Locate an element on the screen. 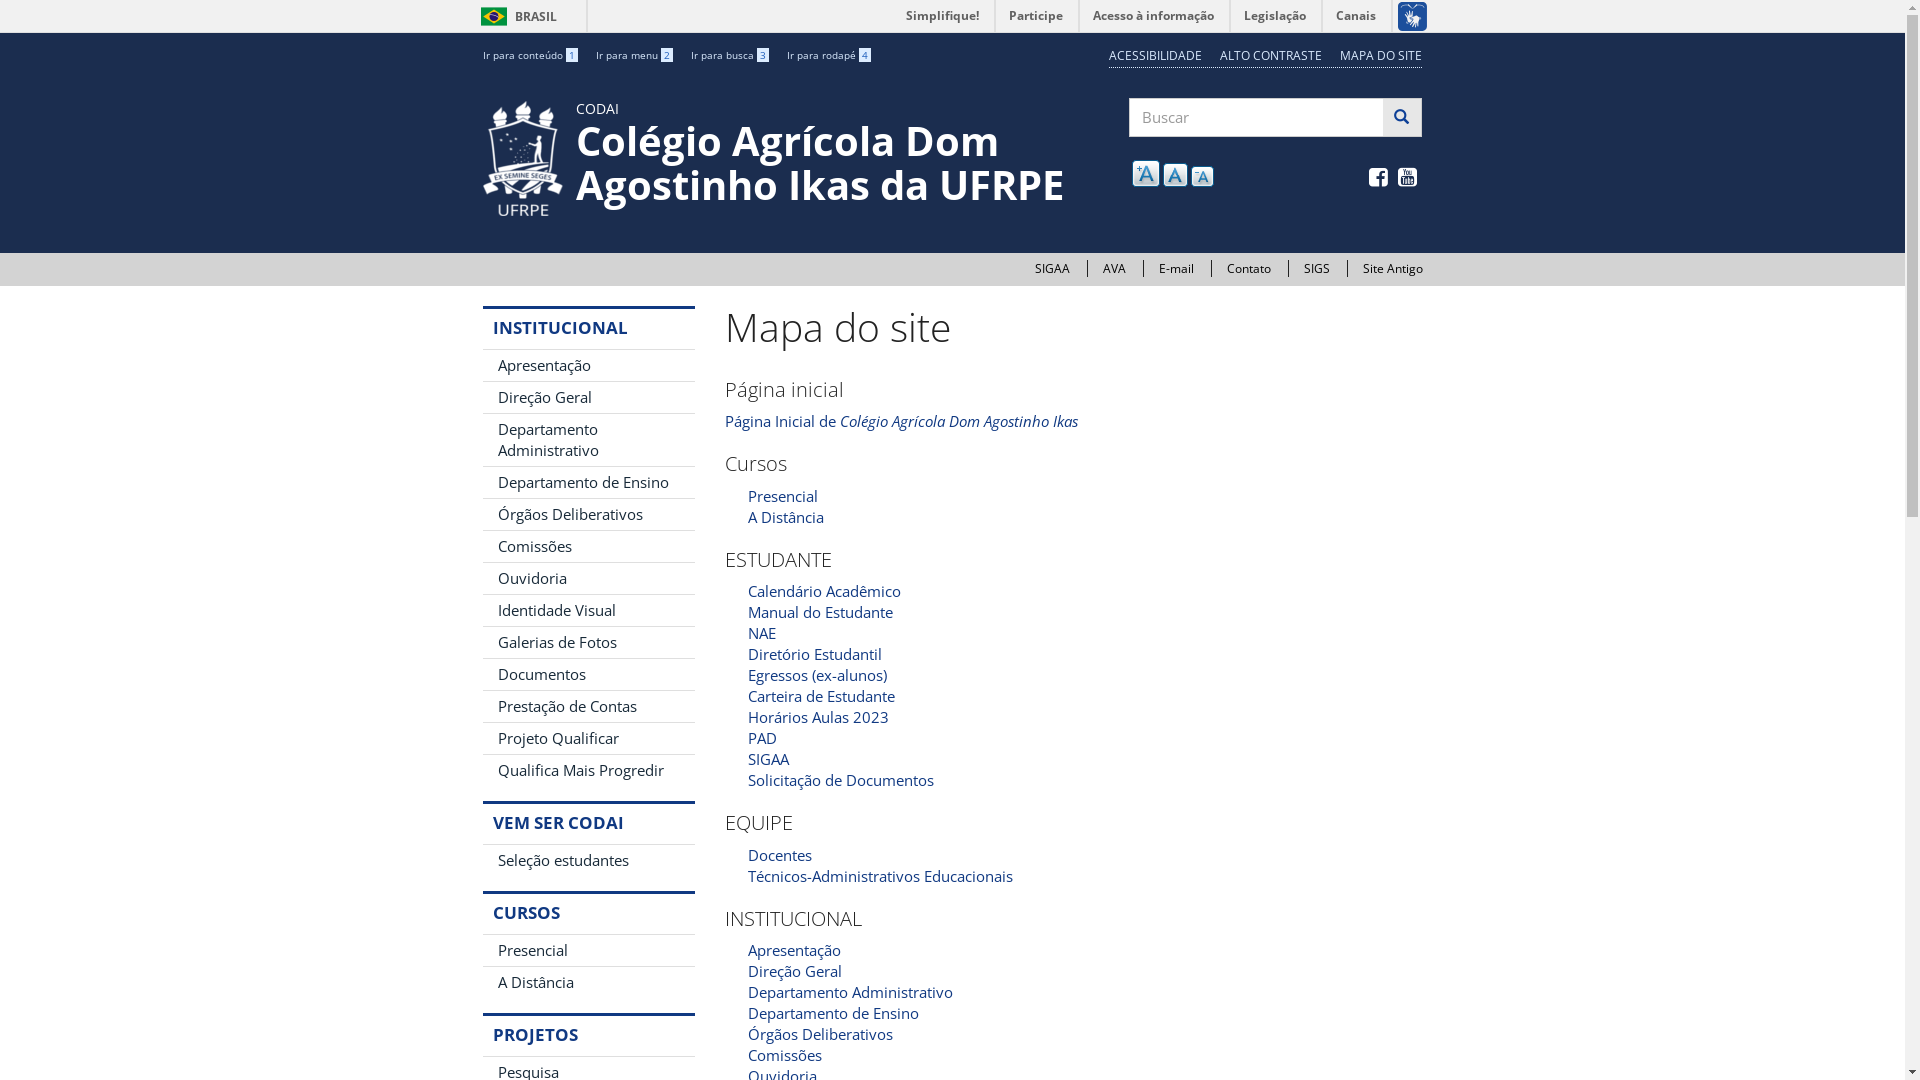 This screenshot has width=1920, height=1080. 'Departamento Administrativo' is located at coordinates (587, 438).